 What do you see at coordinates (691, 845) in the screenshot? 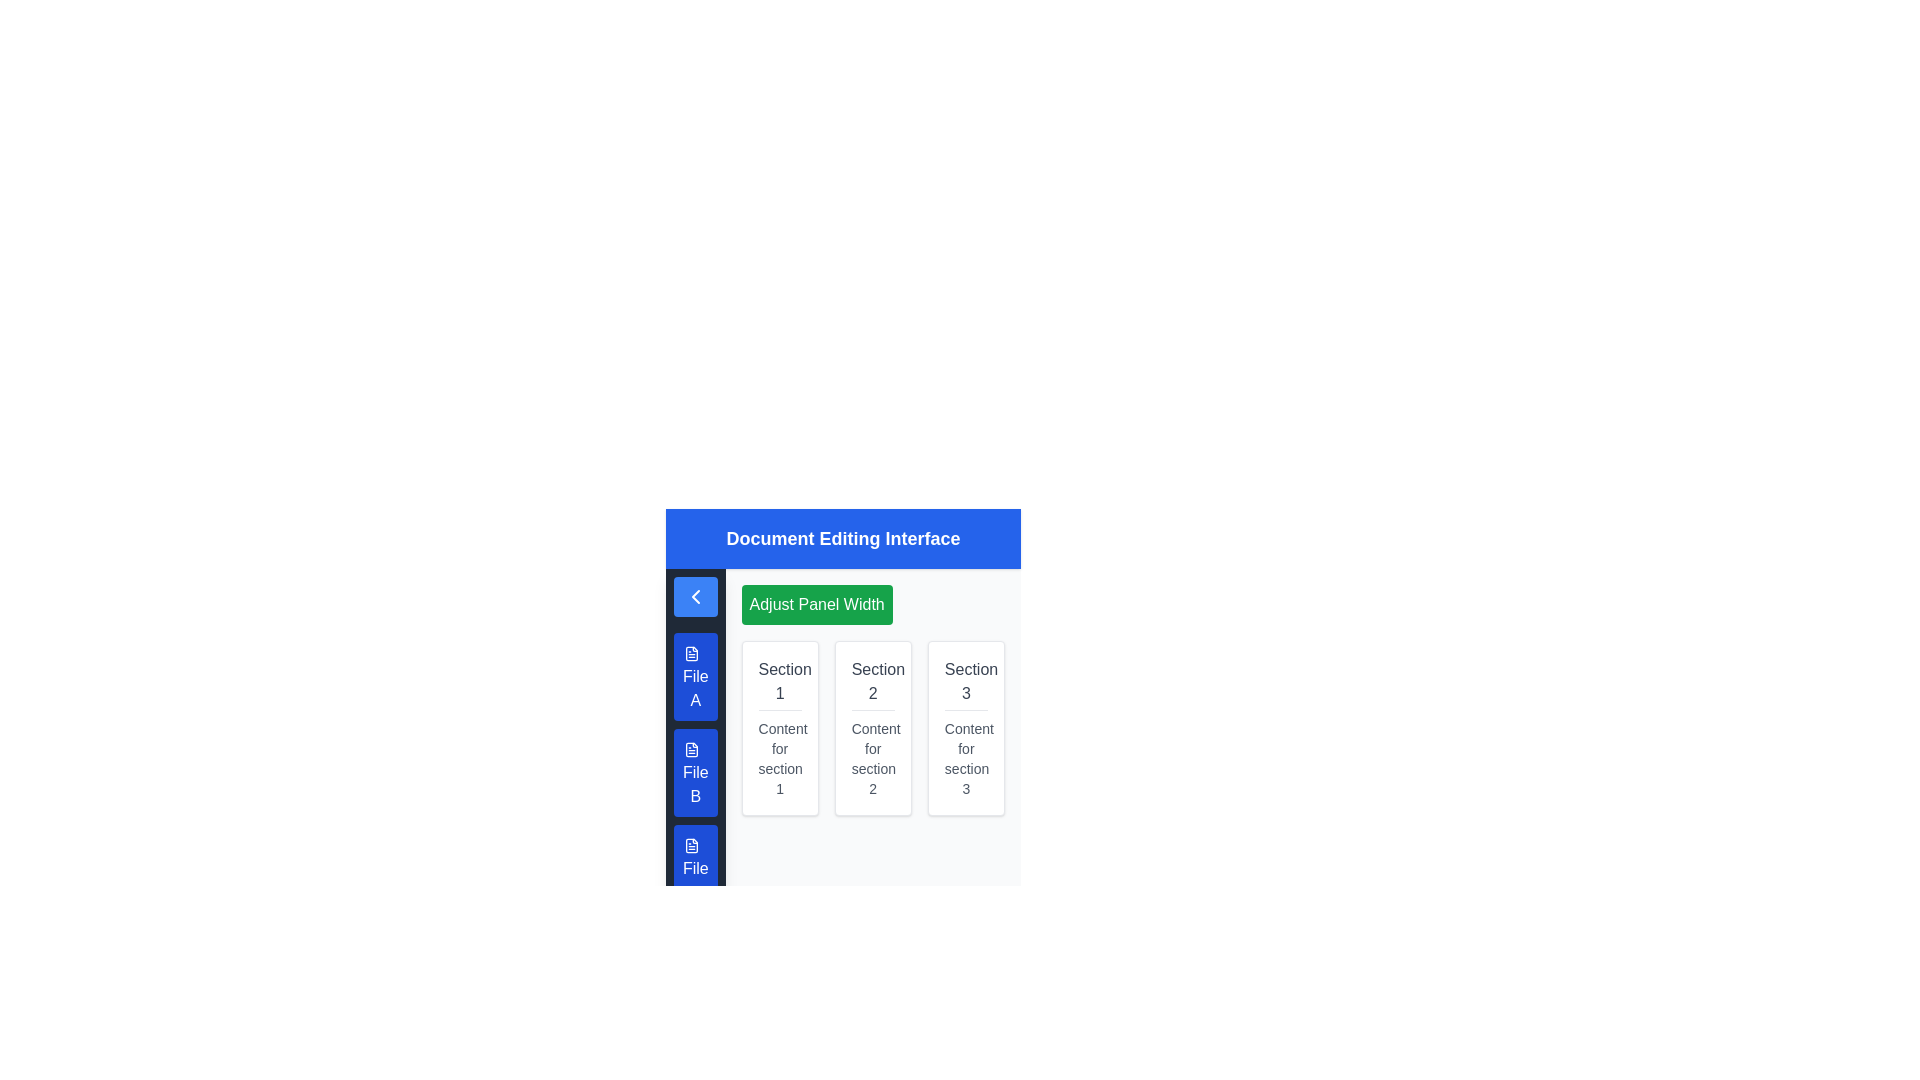
I see `the 'File C' icon, which is located at the top-left of the 'File C' button, indicating a file-related operation` at bounding box center [691, 845].